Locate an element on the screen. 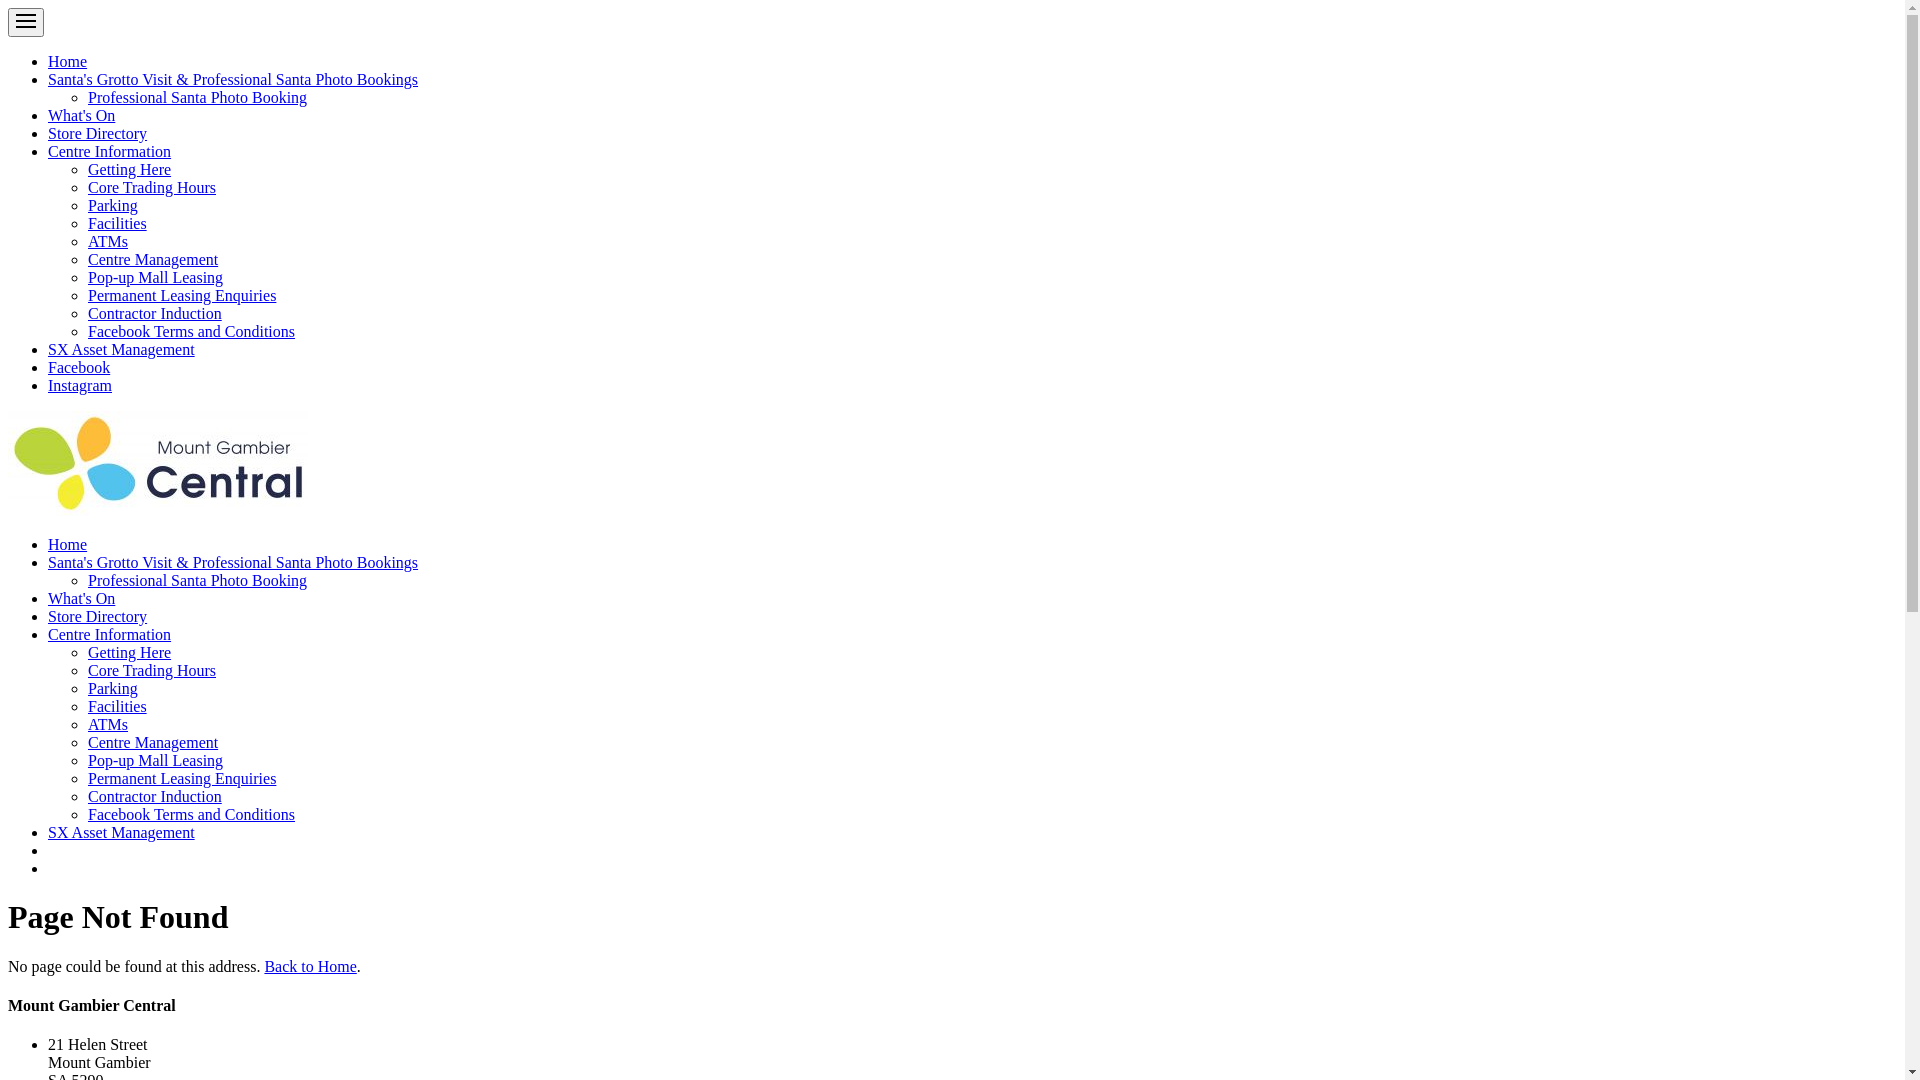  'Professional Santa Photo Booking' is located at coordinates (197, 580).